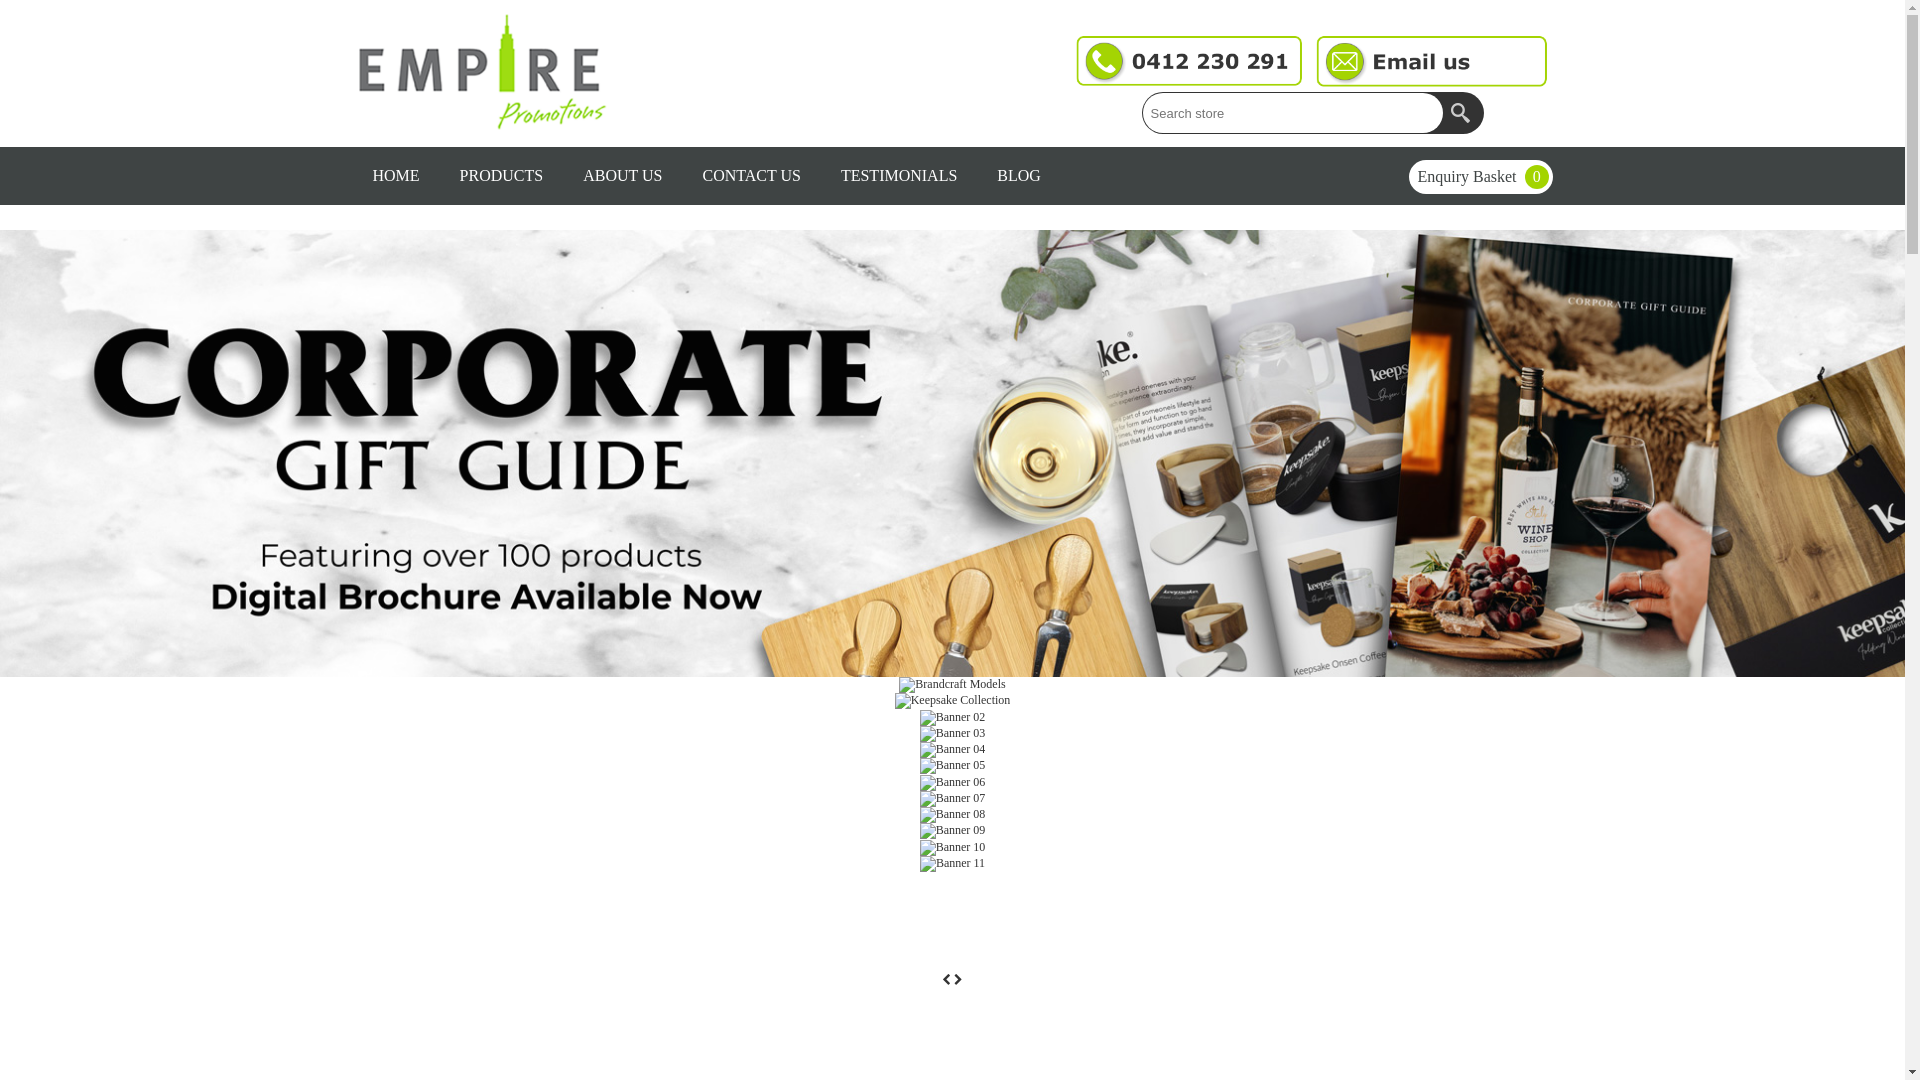  Describe the element at coordinates (621, 175) in the screenshot. I see `'ABOUT US'` at that location.